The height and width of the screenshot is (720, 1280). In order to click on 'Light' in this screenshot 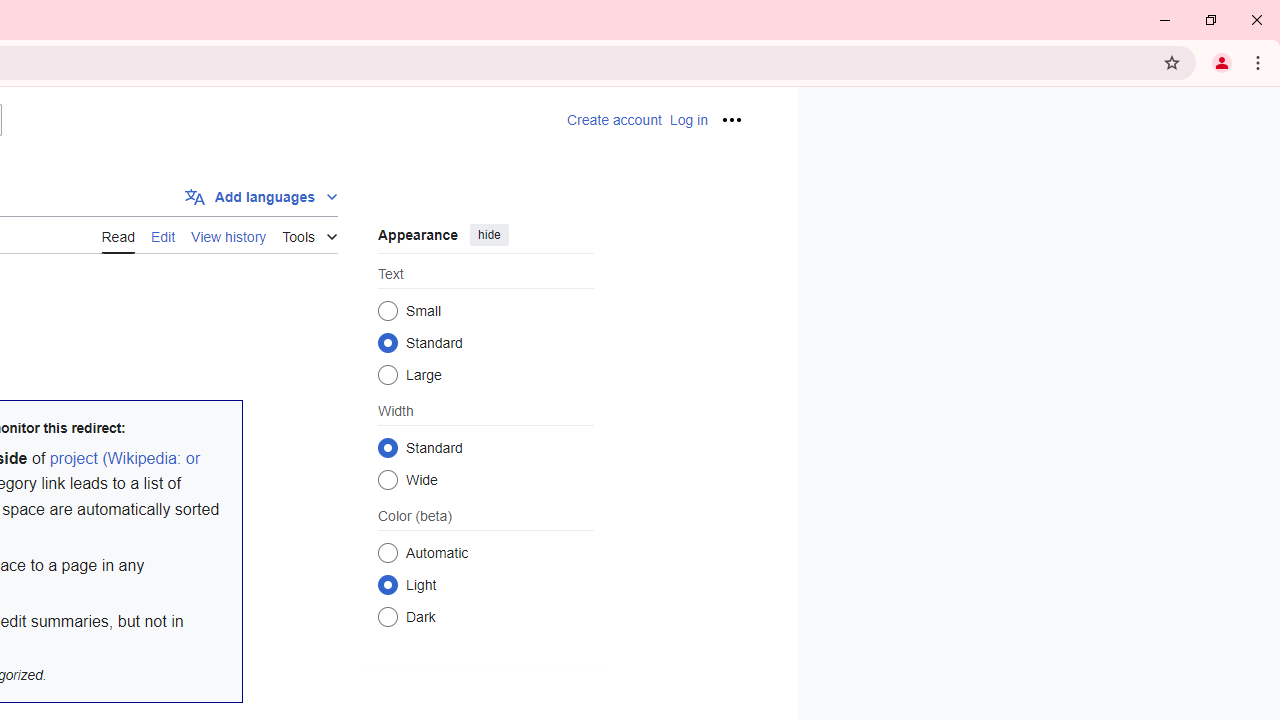, I will do `click(387, 584)`.